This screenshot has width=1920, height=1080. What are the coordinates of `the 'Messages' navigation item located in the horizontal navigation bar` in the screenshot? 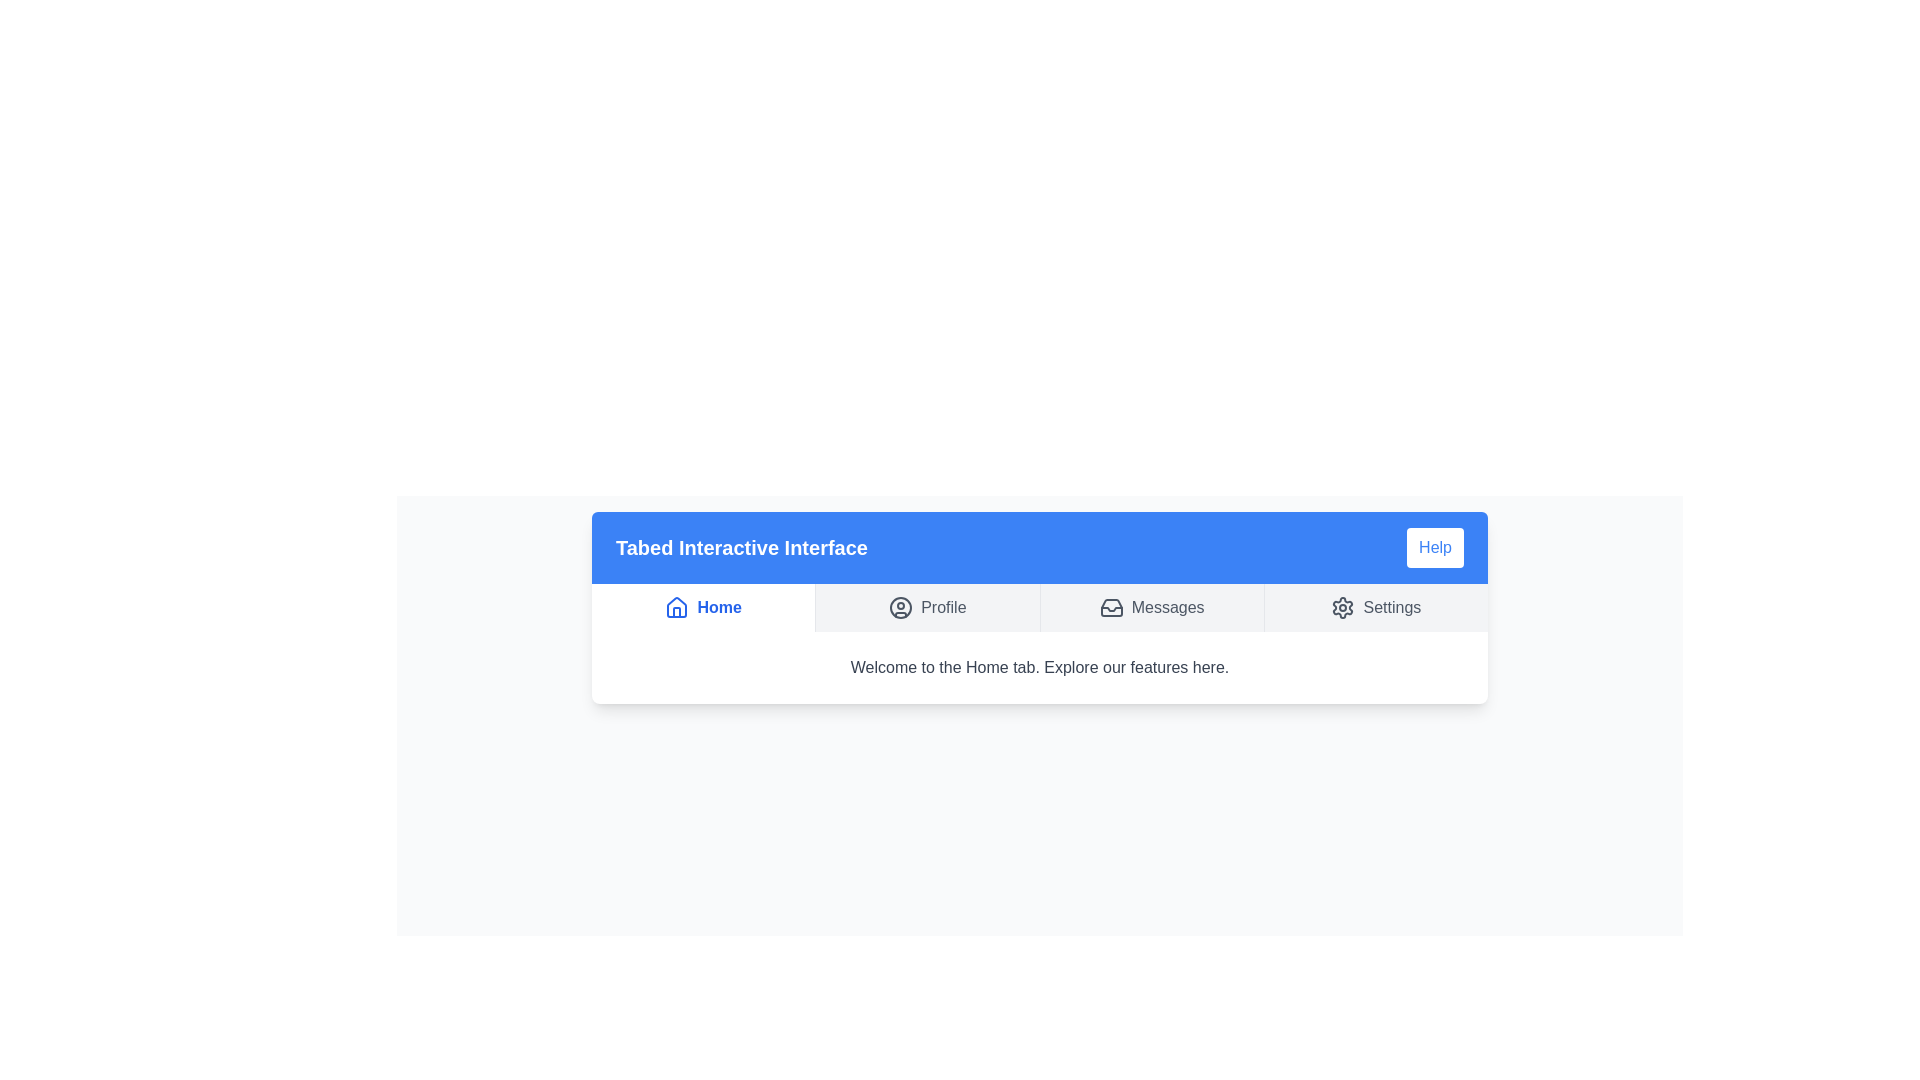 It's located at (1152, 607).